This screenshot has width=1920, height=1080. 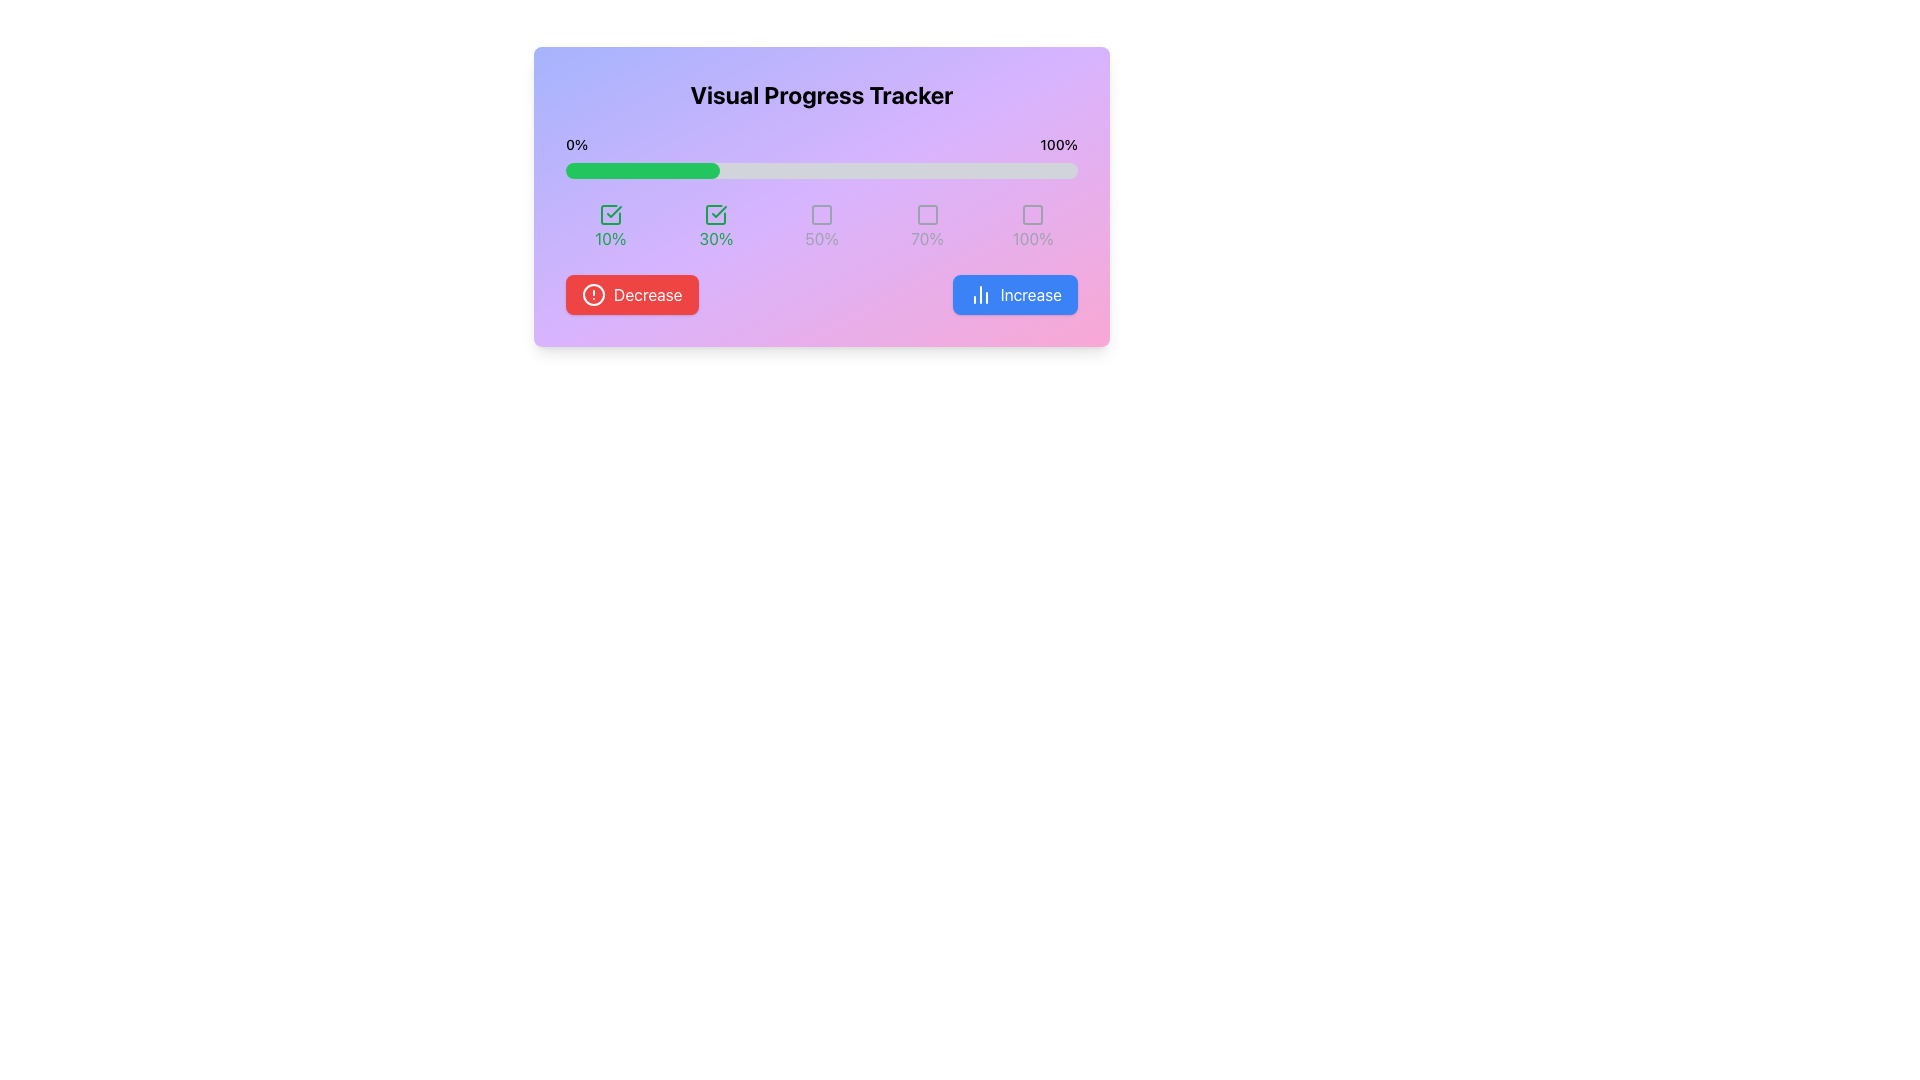 I want to click on the 100% milestone icon in the progress tracker, which is the fifth square in the row, positioned above the '100%' label, so click(x=1033, y=215).